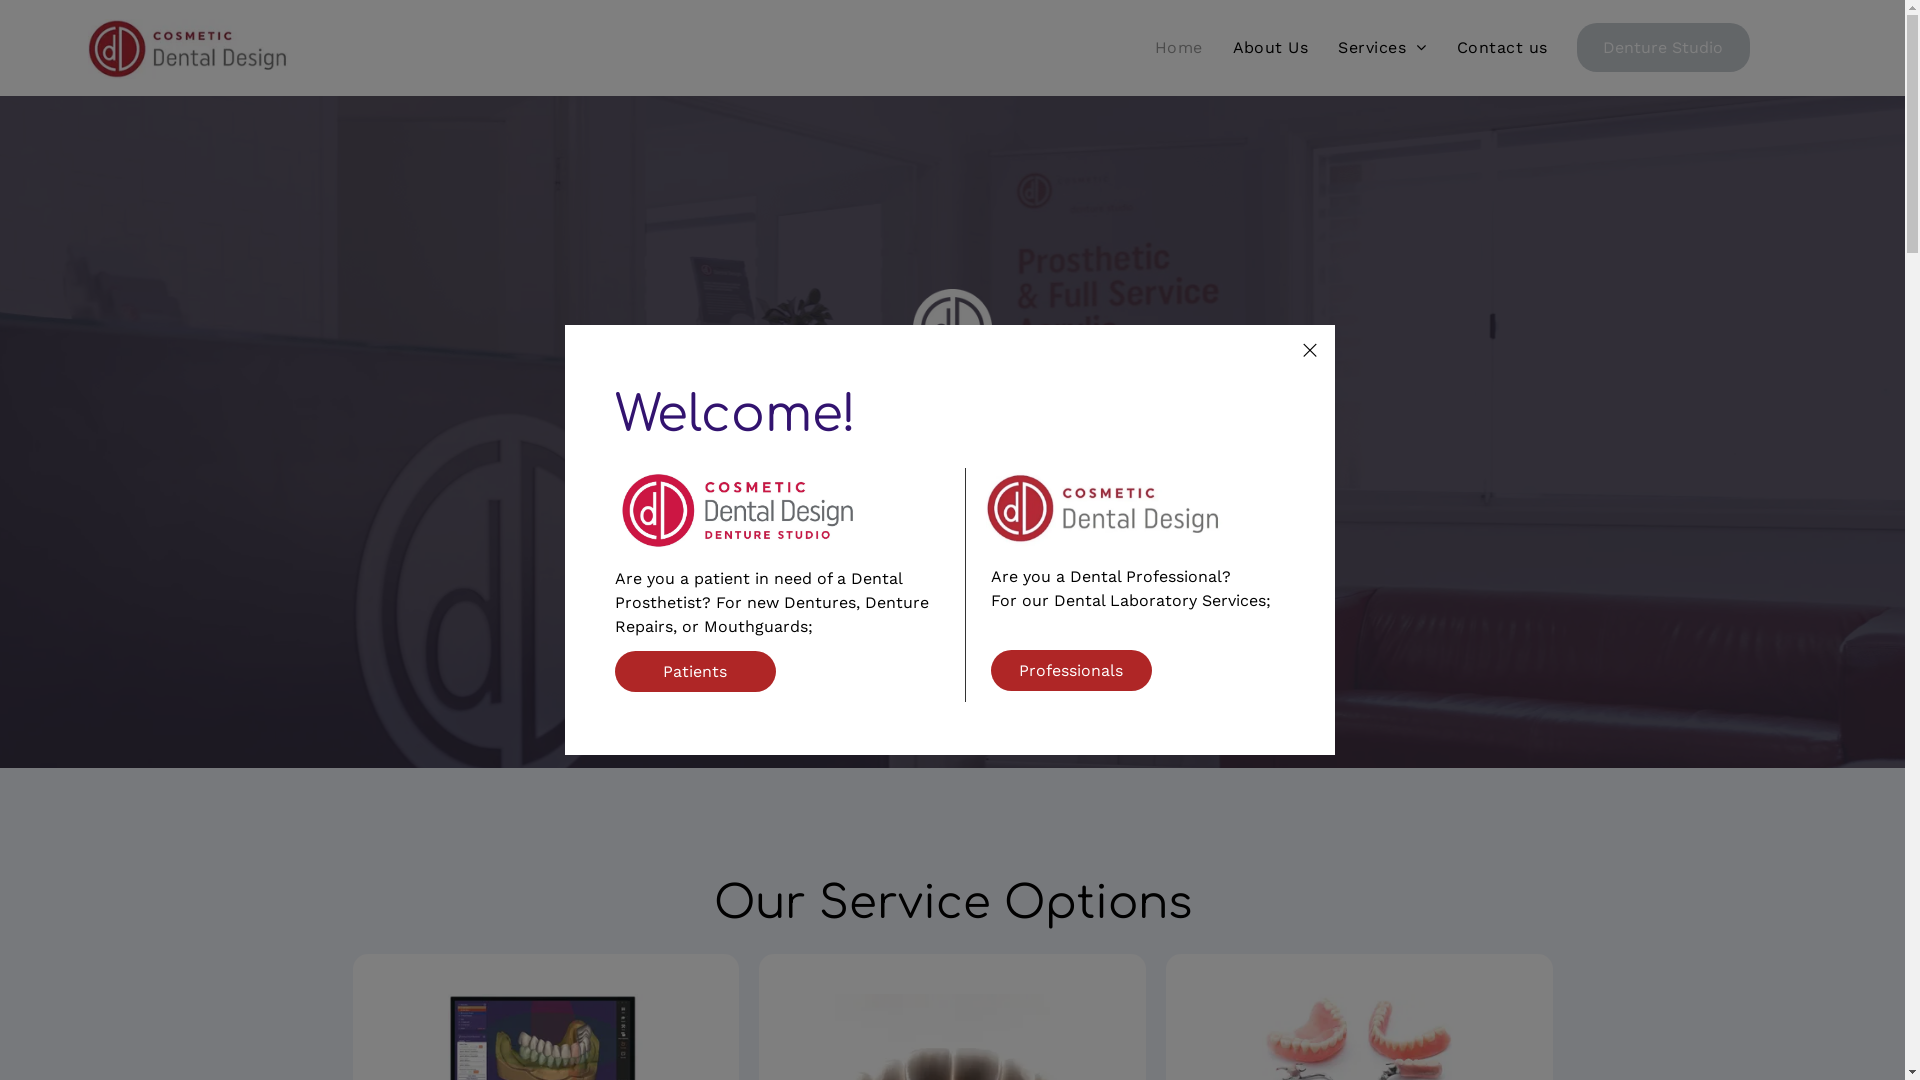 The width and height of the screenshot is (1920, 1080). What do you see at coordinates (695, 671) in the screenshot?
I see `'Patients'` at bounding box center [695, 671].